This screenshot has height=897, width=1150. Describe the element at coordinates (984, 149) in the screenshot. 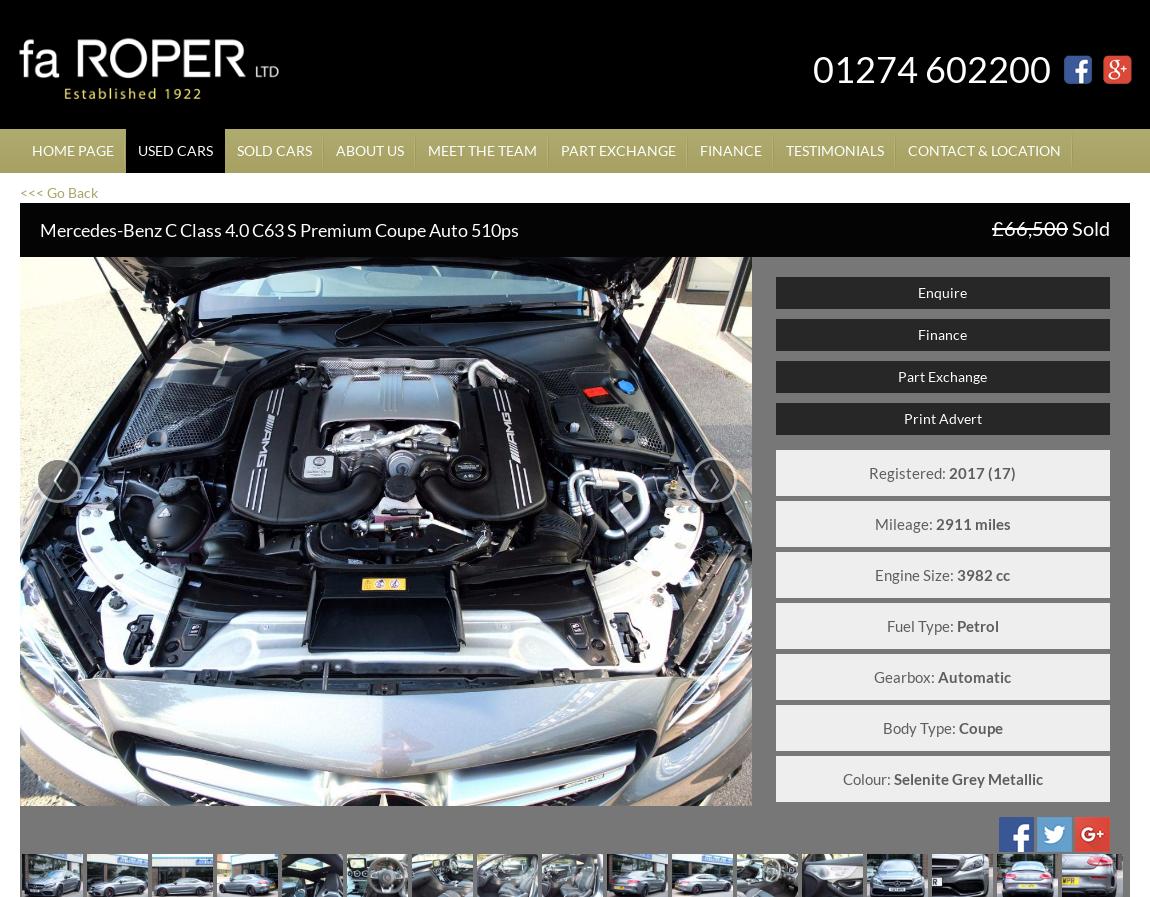

I see `'Contact & Location'` at that location.